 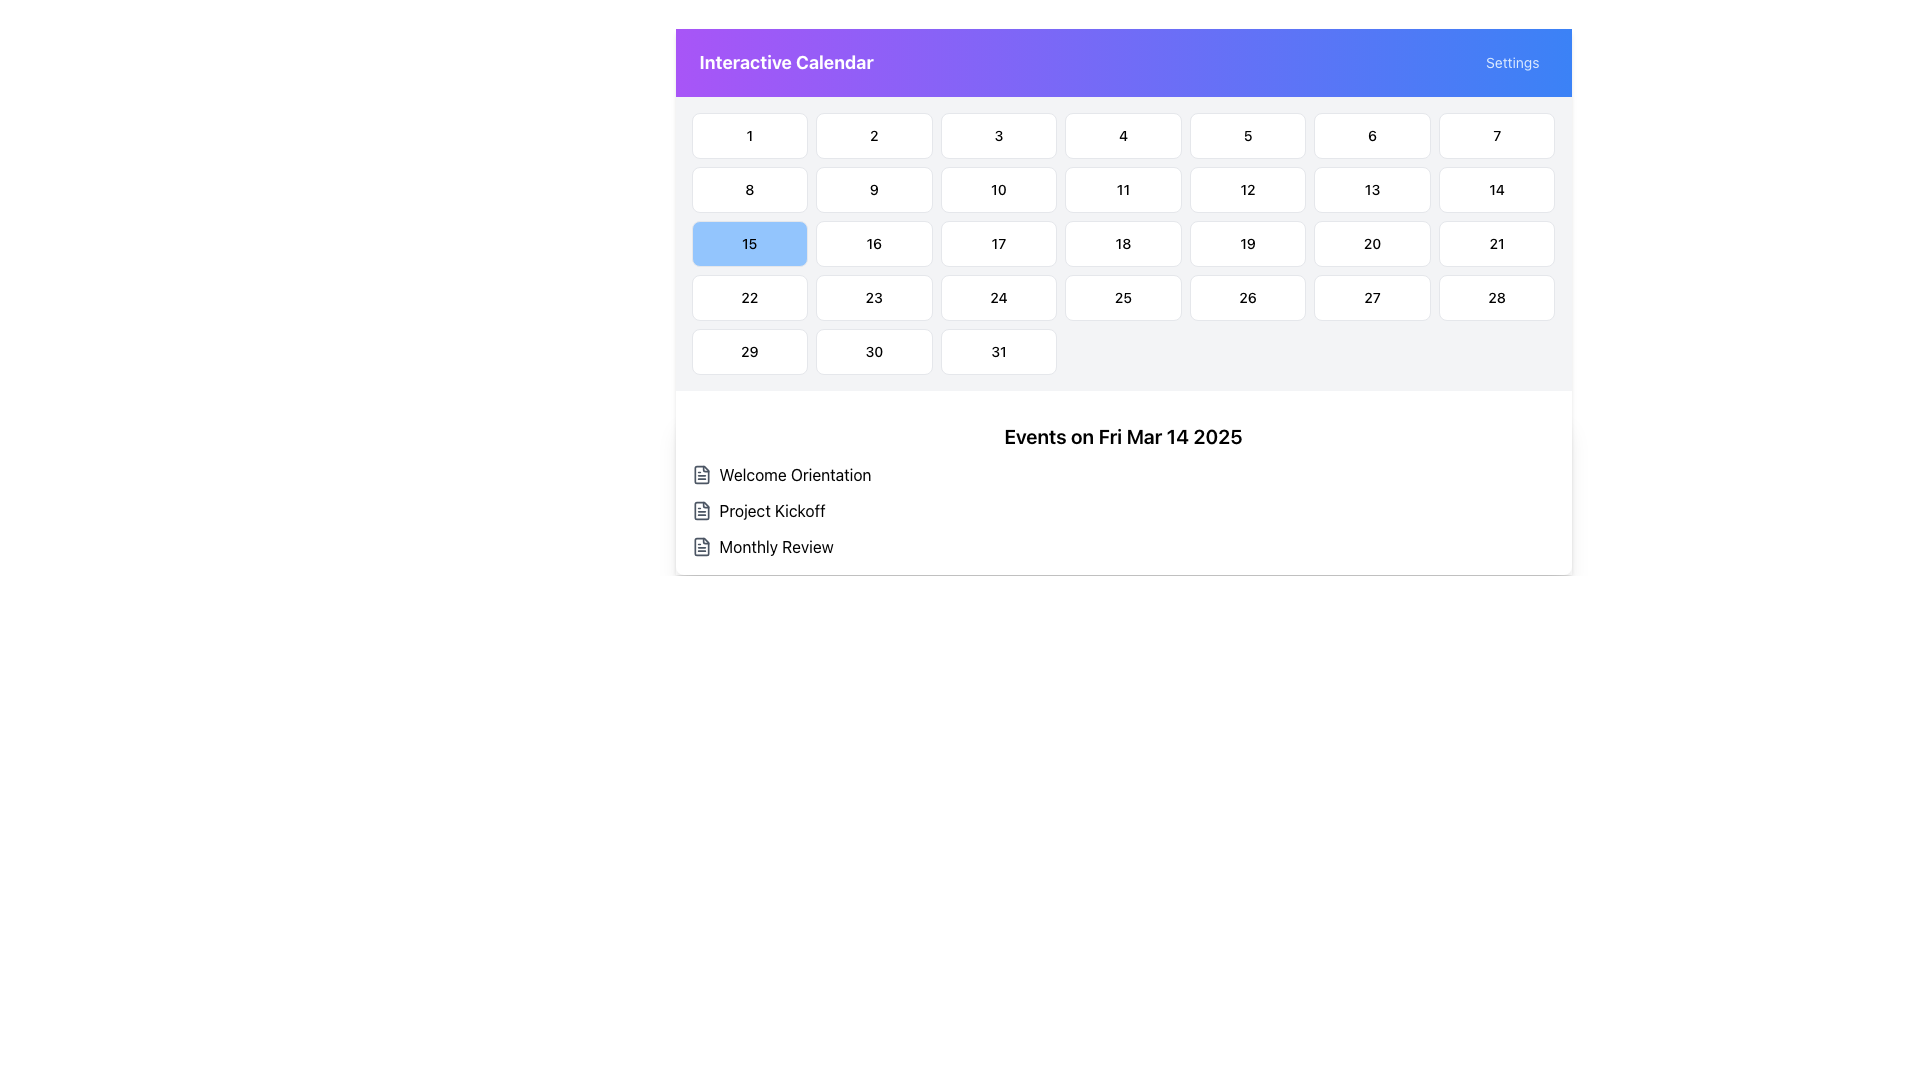 I want to click on the text label displaying the day number '11' in the calendar grid, located in the second row and fourth column, so click(x=1123, y=189).